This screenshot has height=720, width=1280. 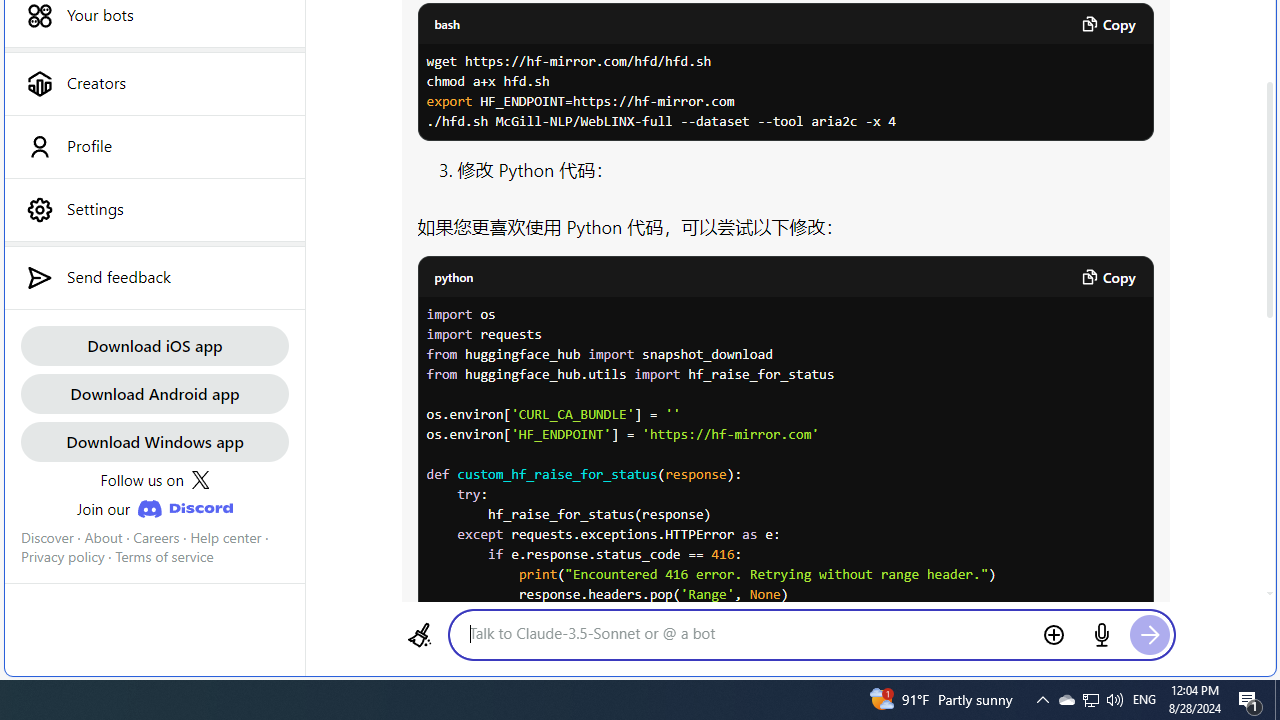 I want to click on 'Profile', so click(x=153, y=145).